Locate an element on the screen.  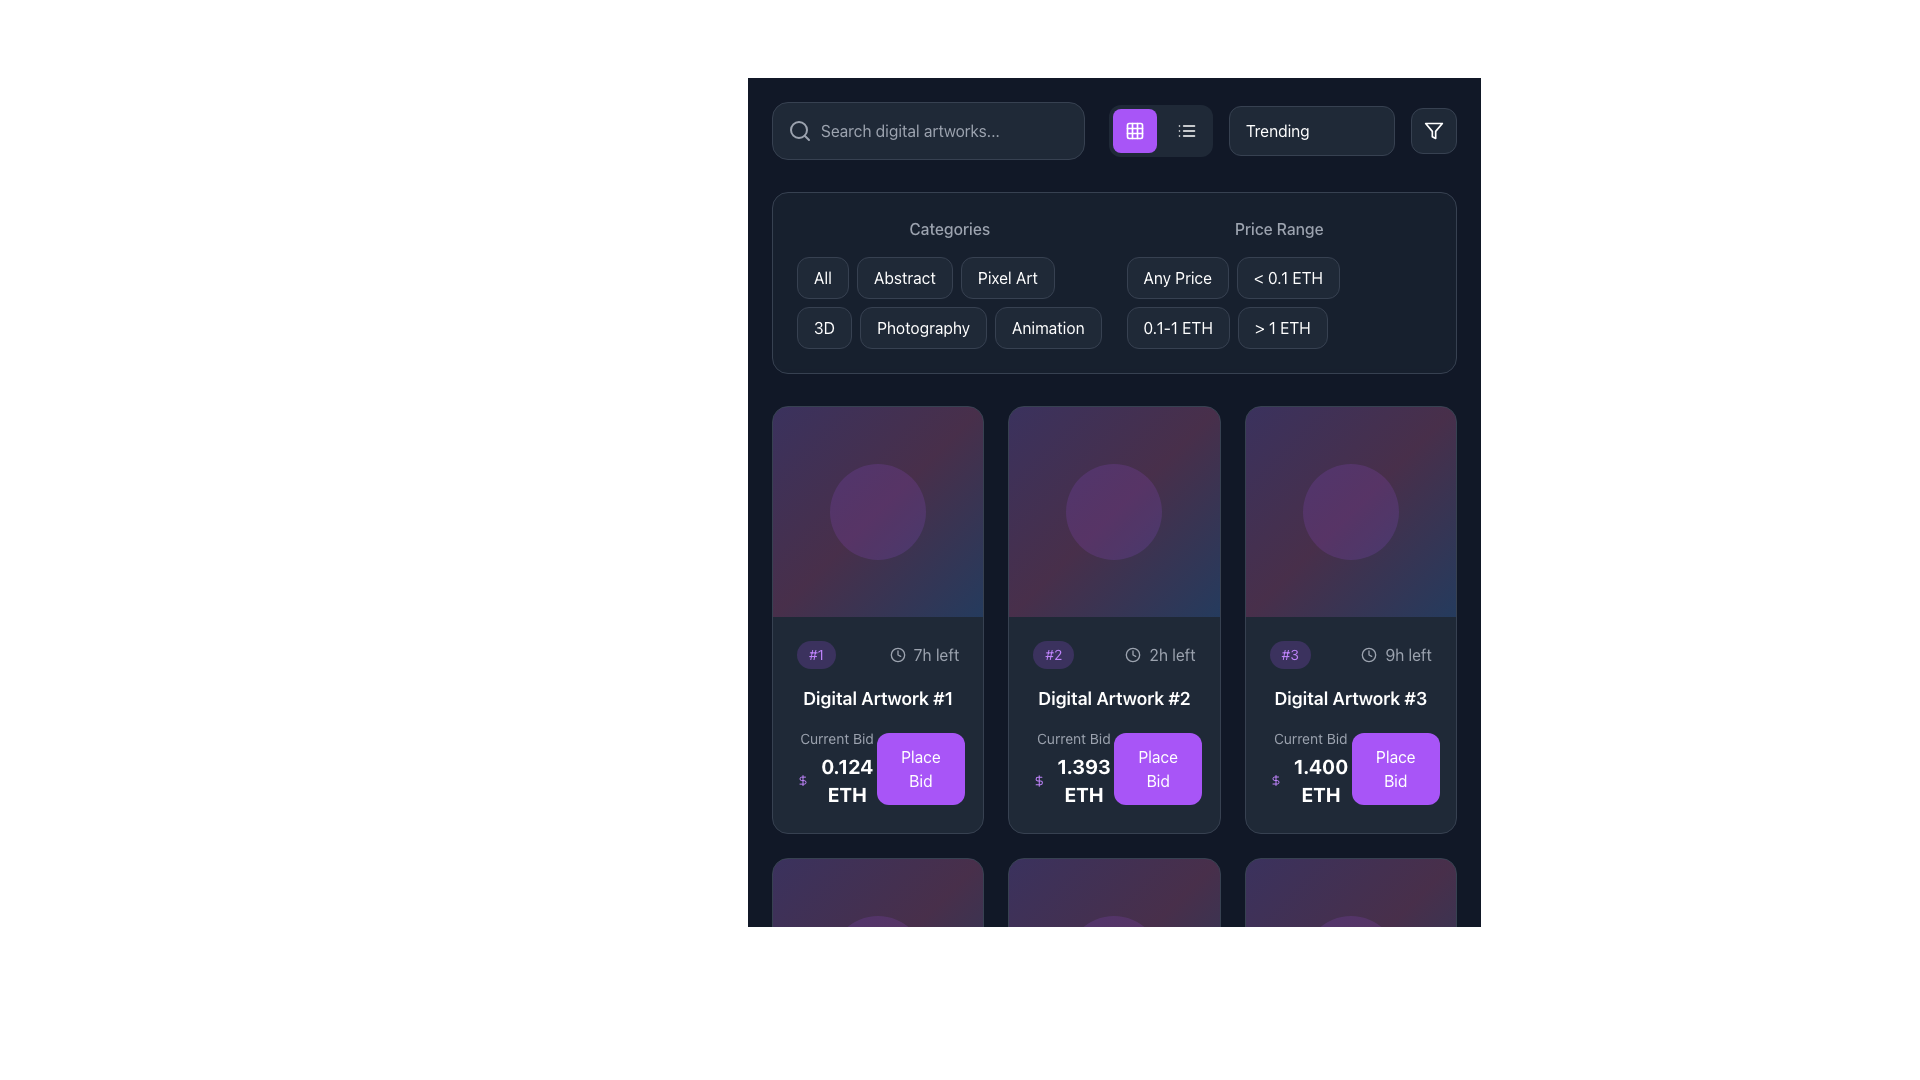
the central circular outline of the clock icon located in the header of the card in the second column of the grid layout is located at coordinates (1133, 655).